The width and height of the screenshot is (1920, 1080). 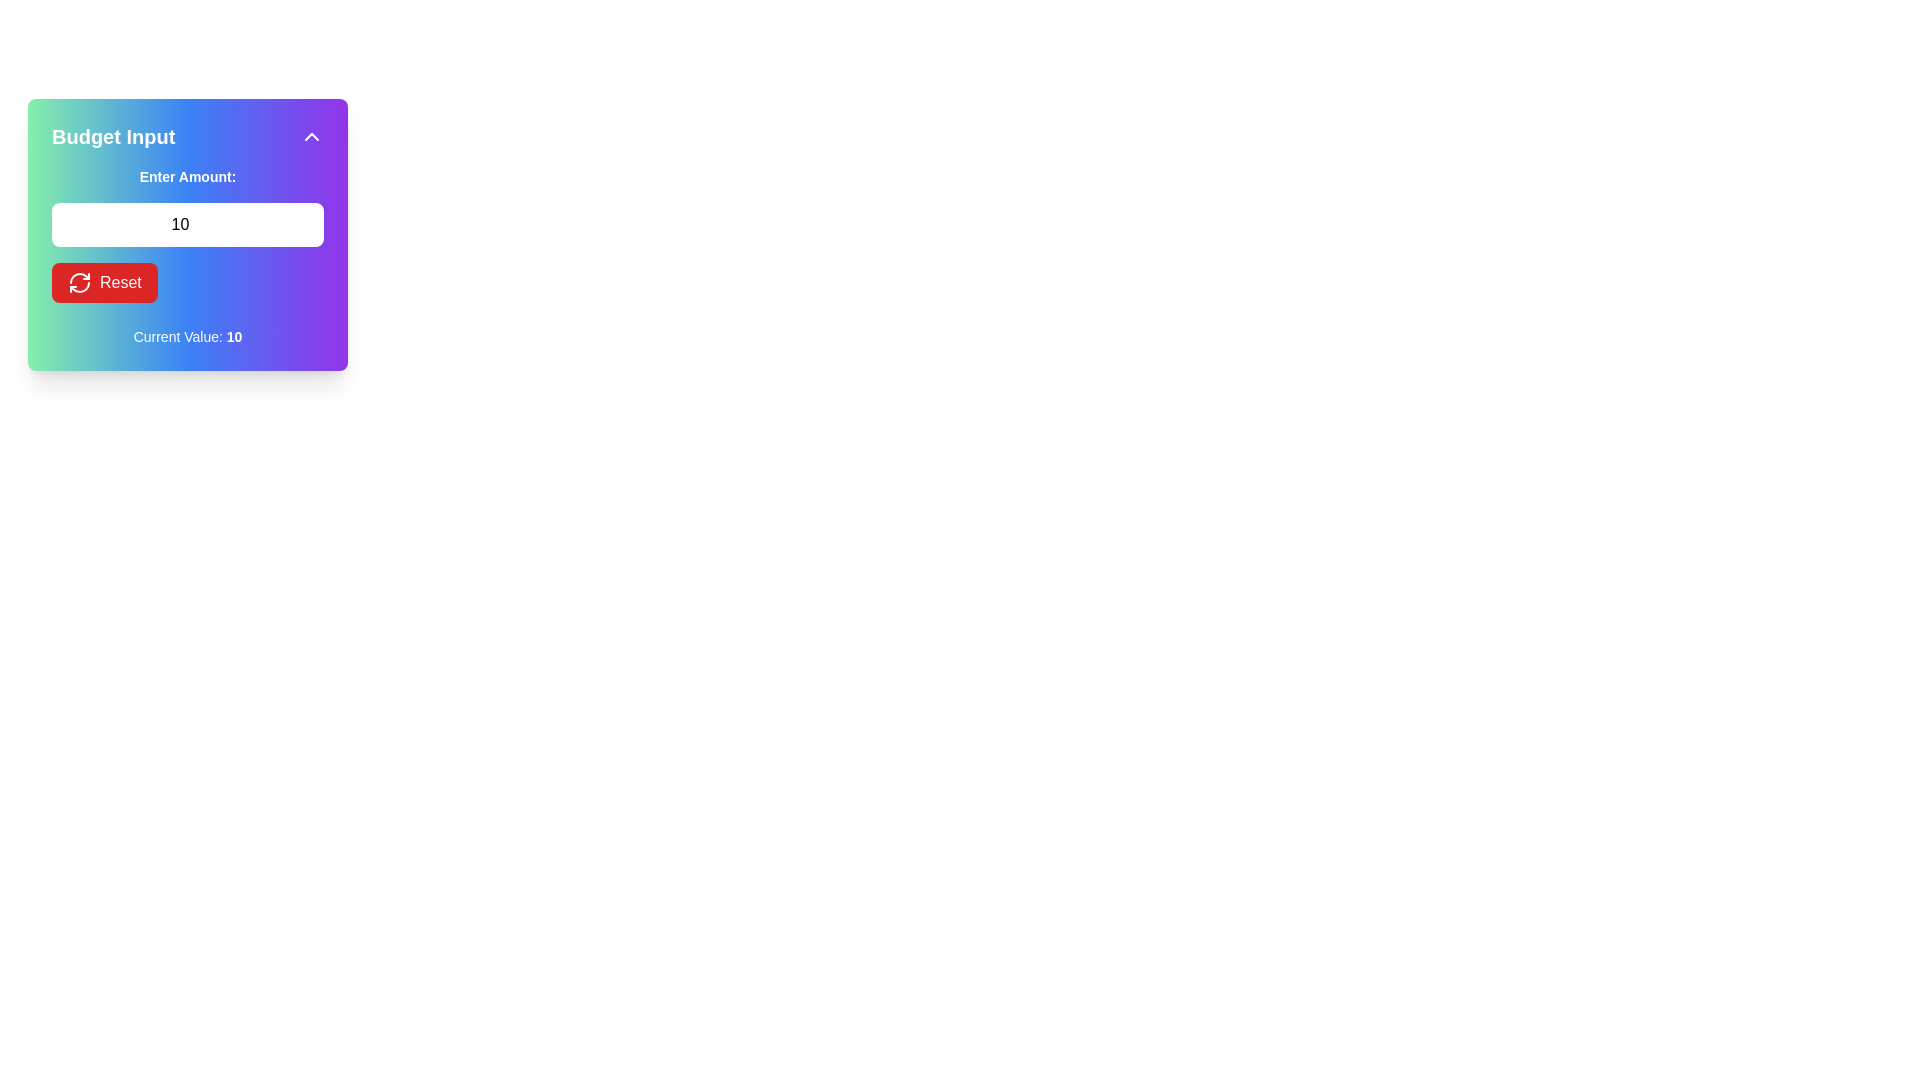 I want to click on the input field of the compound component containing a text label, a number input field, and a button to edit the current value displayed as '10', so click(x=187, y=234).